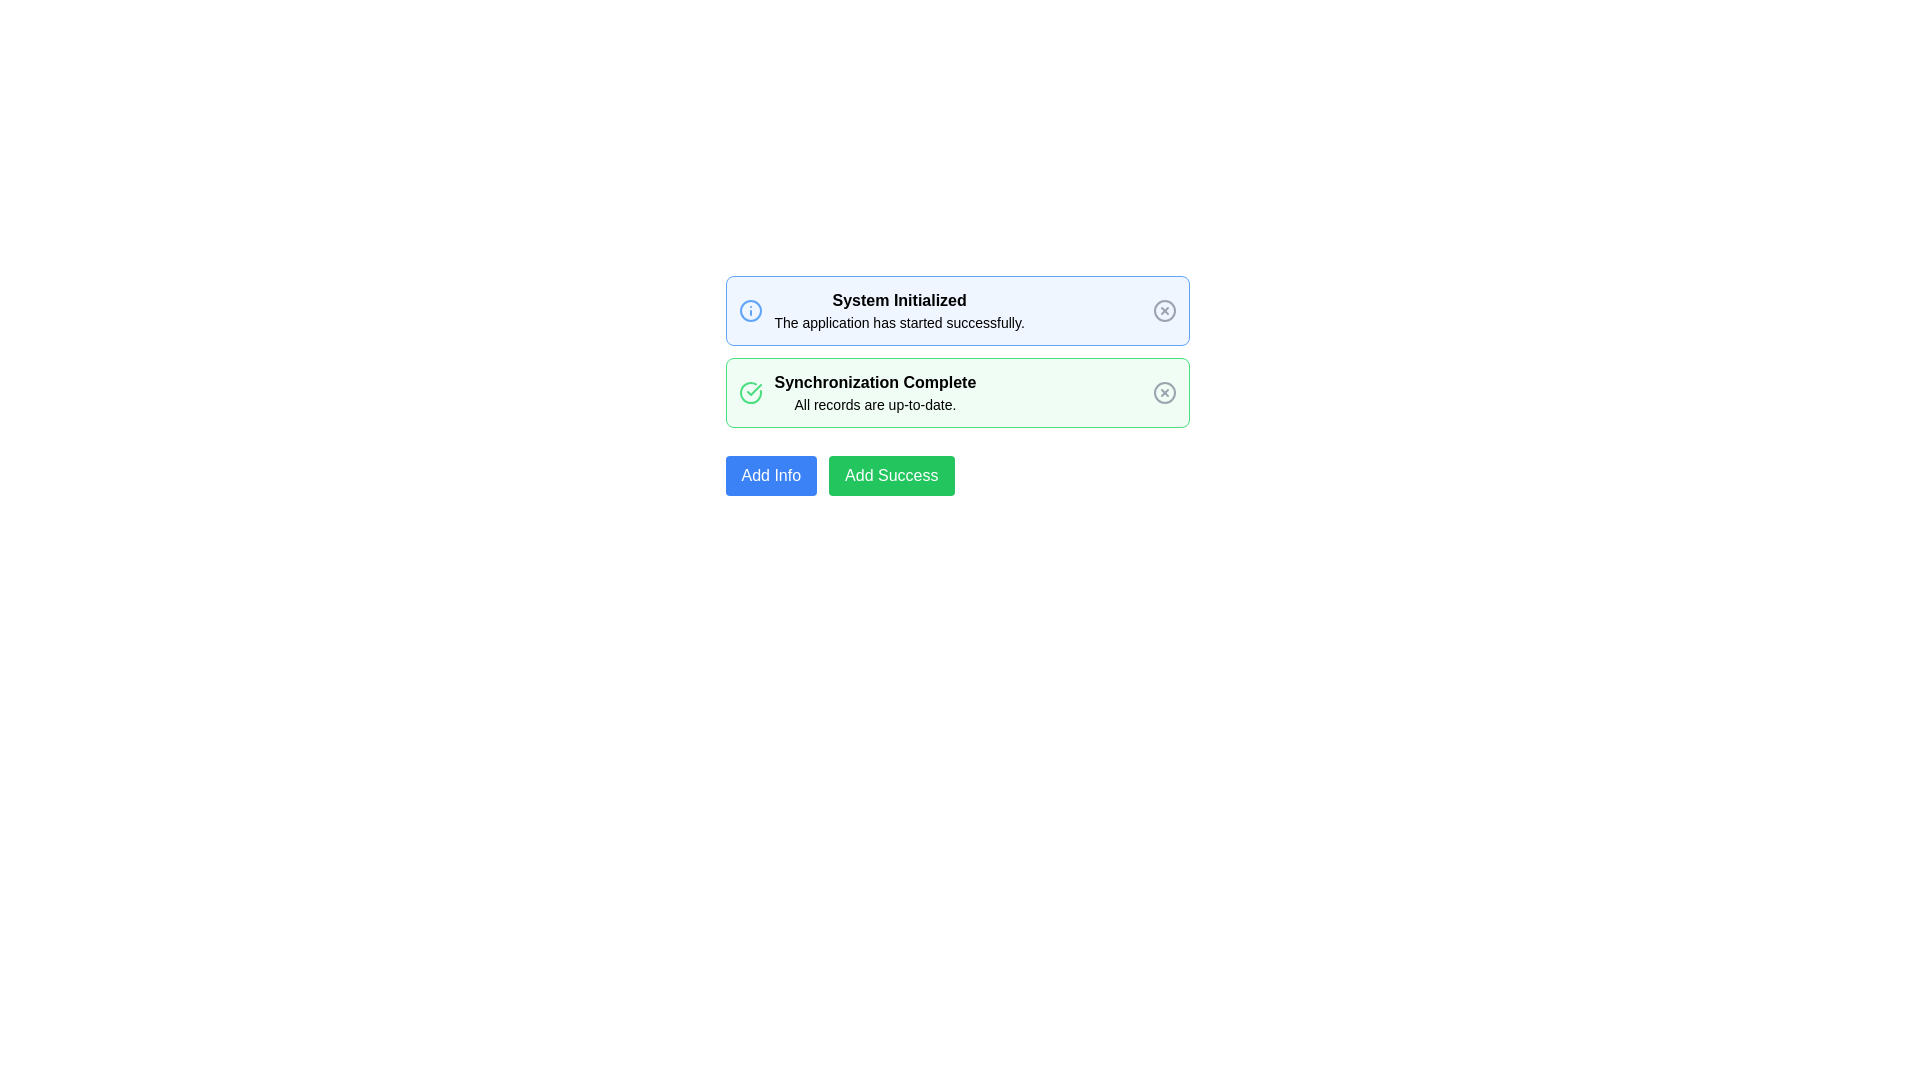 Image resolution: width=1920 pixels, height=1080 pixels. I want to click on the notification text displaying 'System Initialized' with the description 'The application has started successfully.' which is styled with black text against a light-blue background, so click(880, 311).